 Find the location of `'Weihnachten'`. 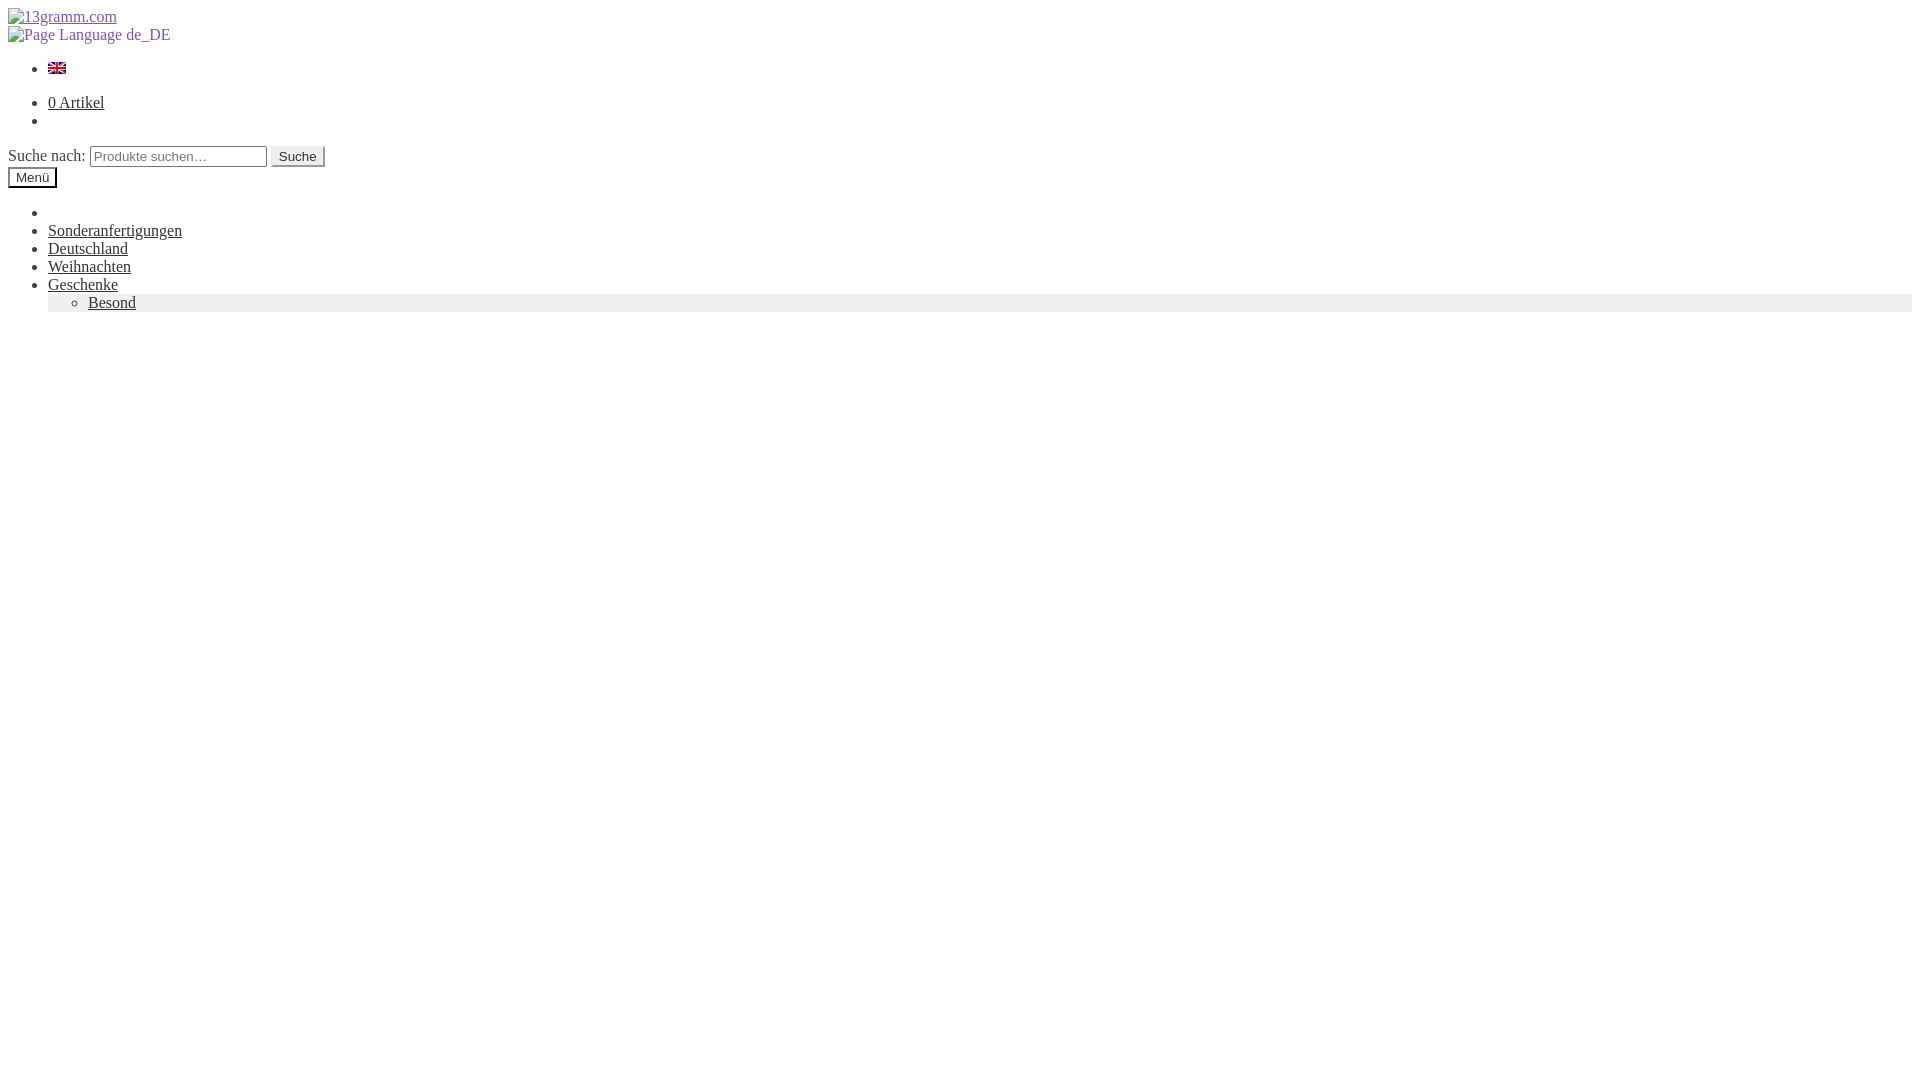

'Weihnachten' is located at coordinates (48, 265).